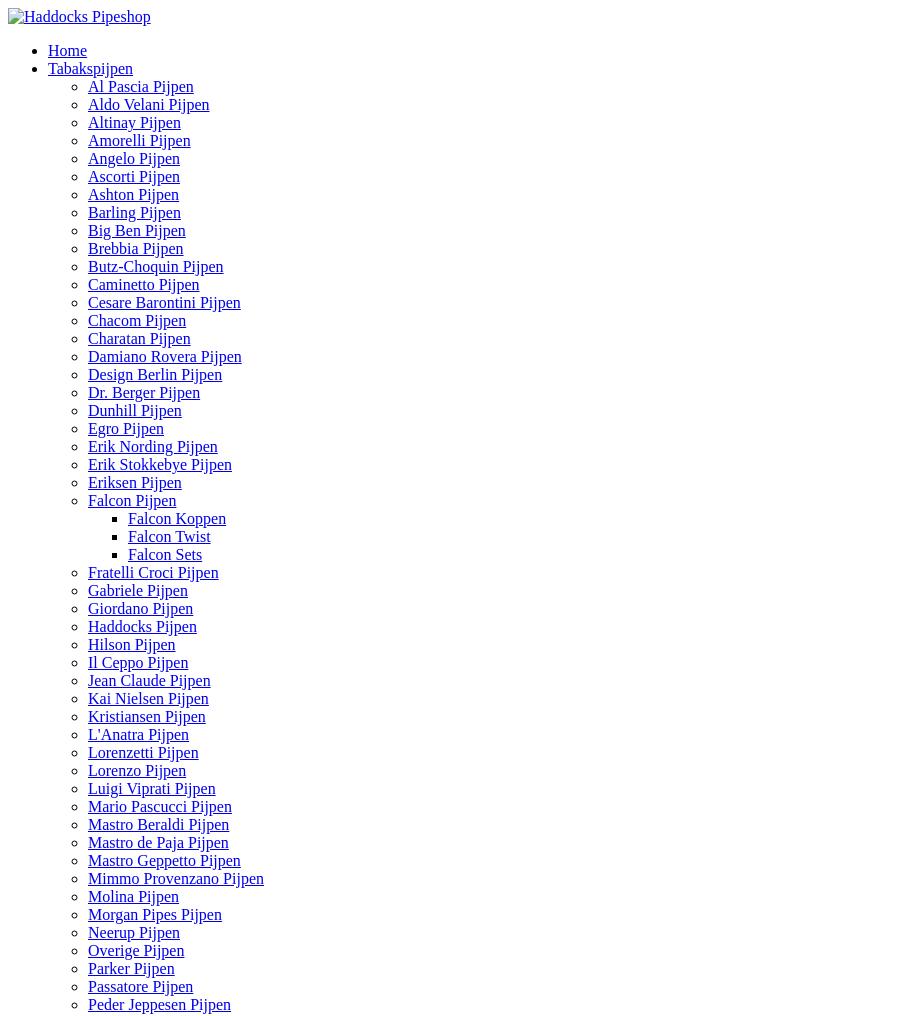 The image size is (908, 1016). Describe the element at coordinates (86, 175) in the screenshot. I see `'Ascorti Pijpen'` at that location.